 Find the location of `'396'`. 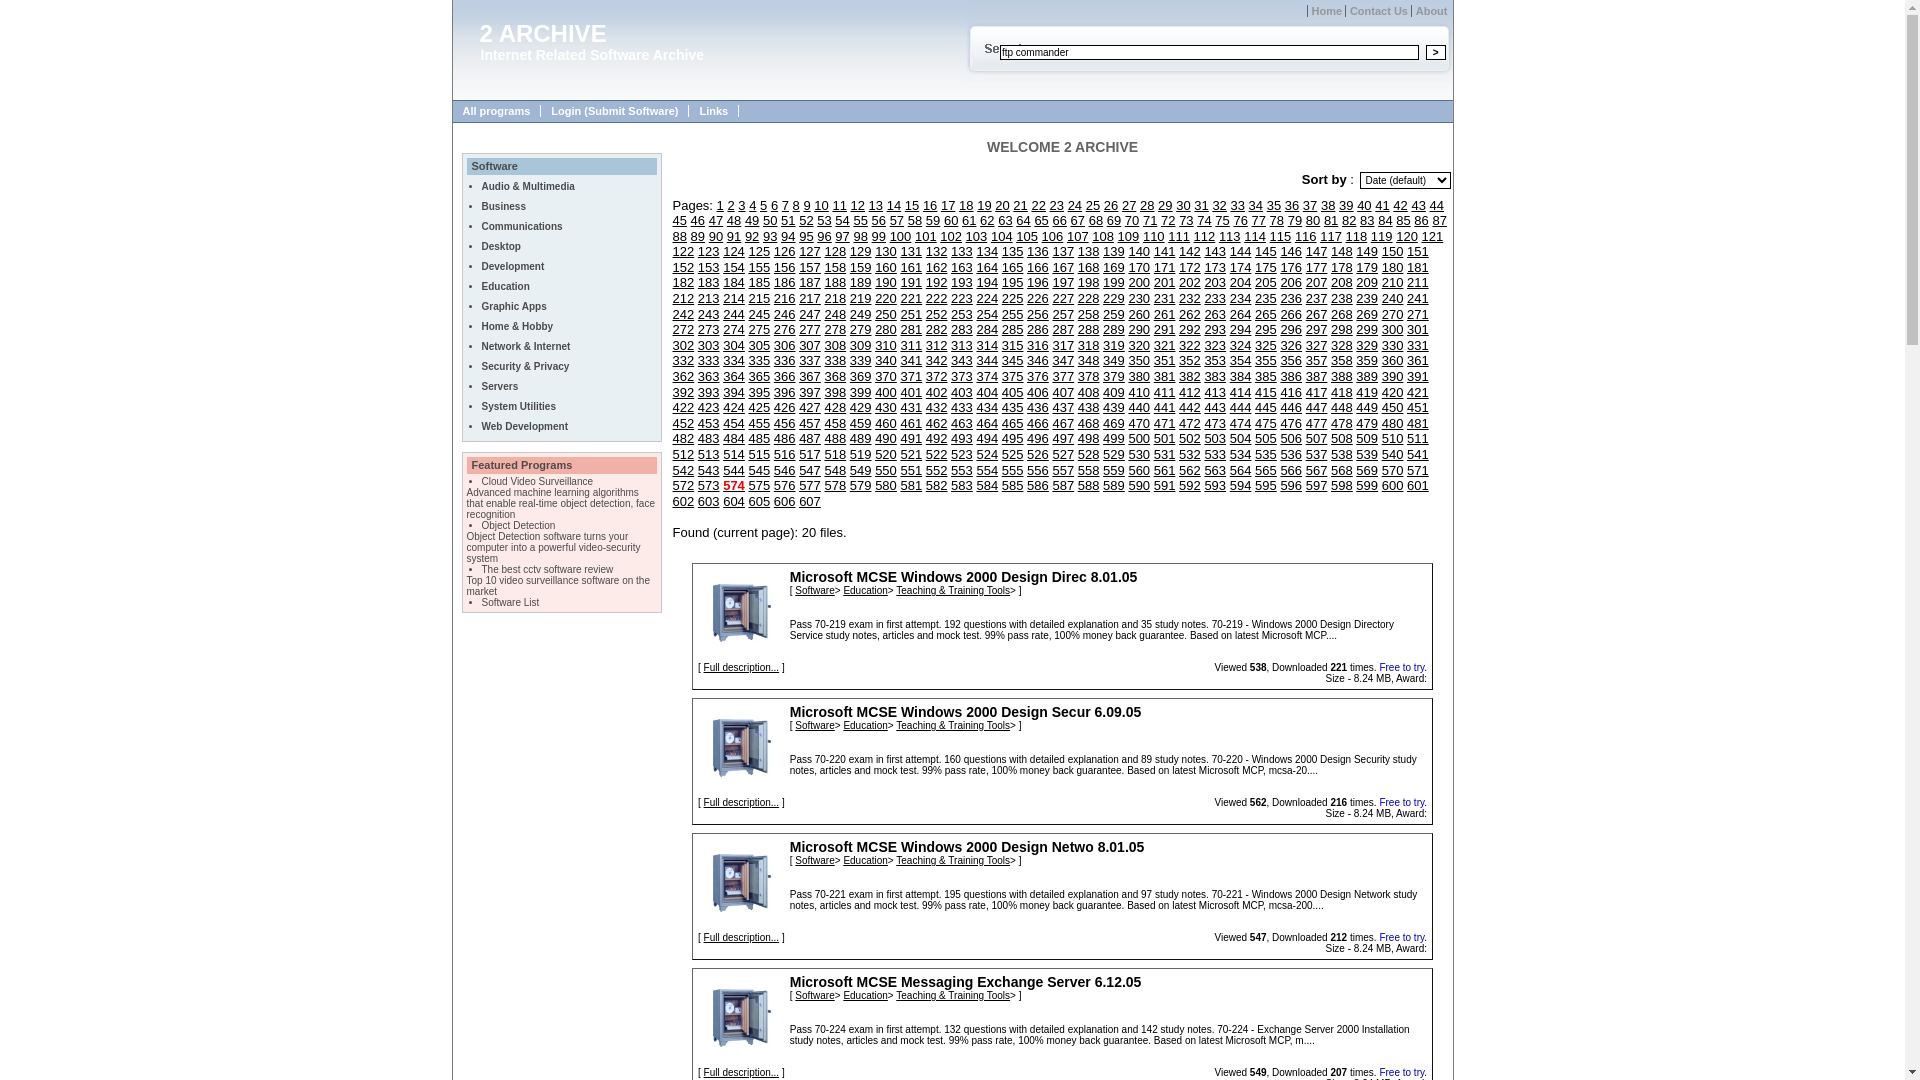

'396' is located at coordinates (784, 392).